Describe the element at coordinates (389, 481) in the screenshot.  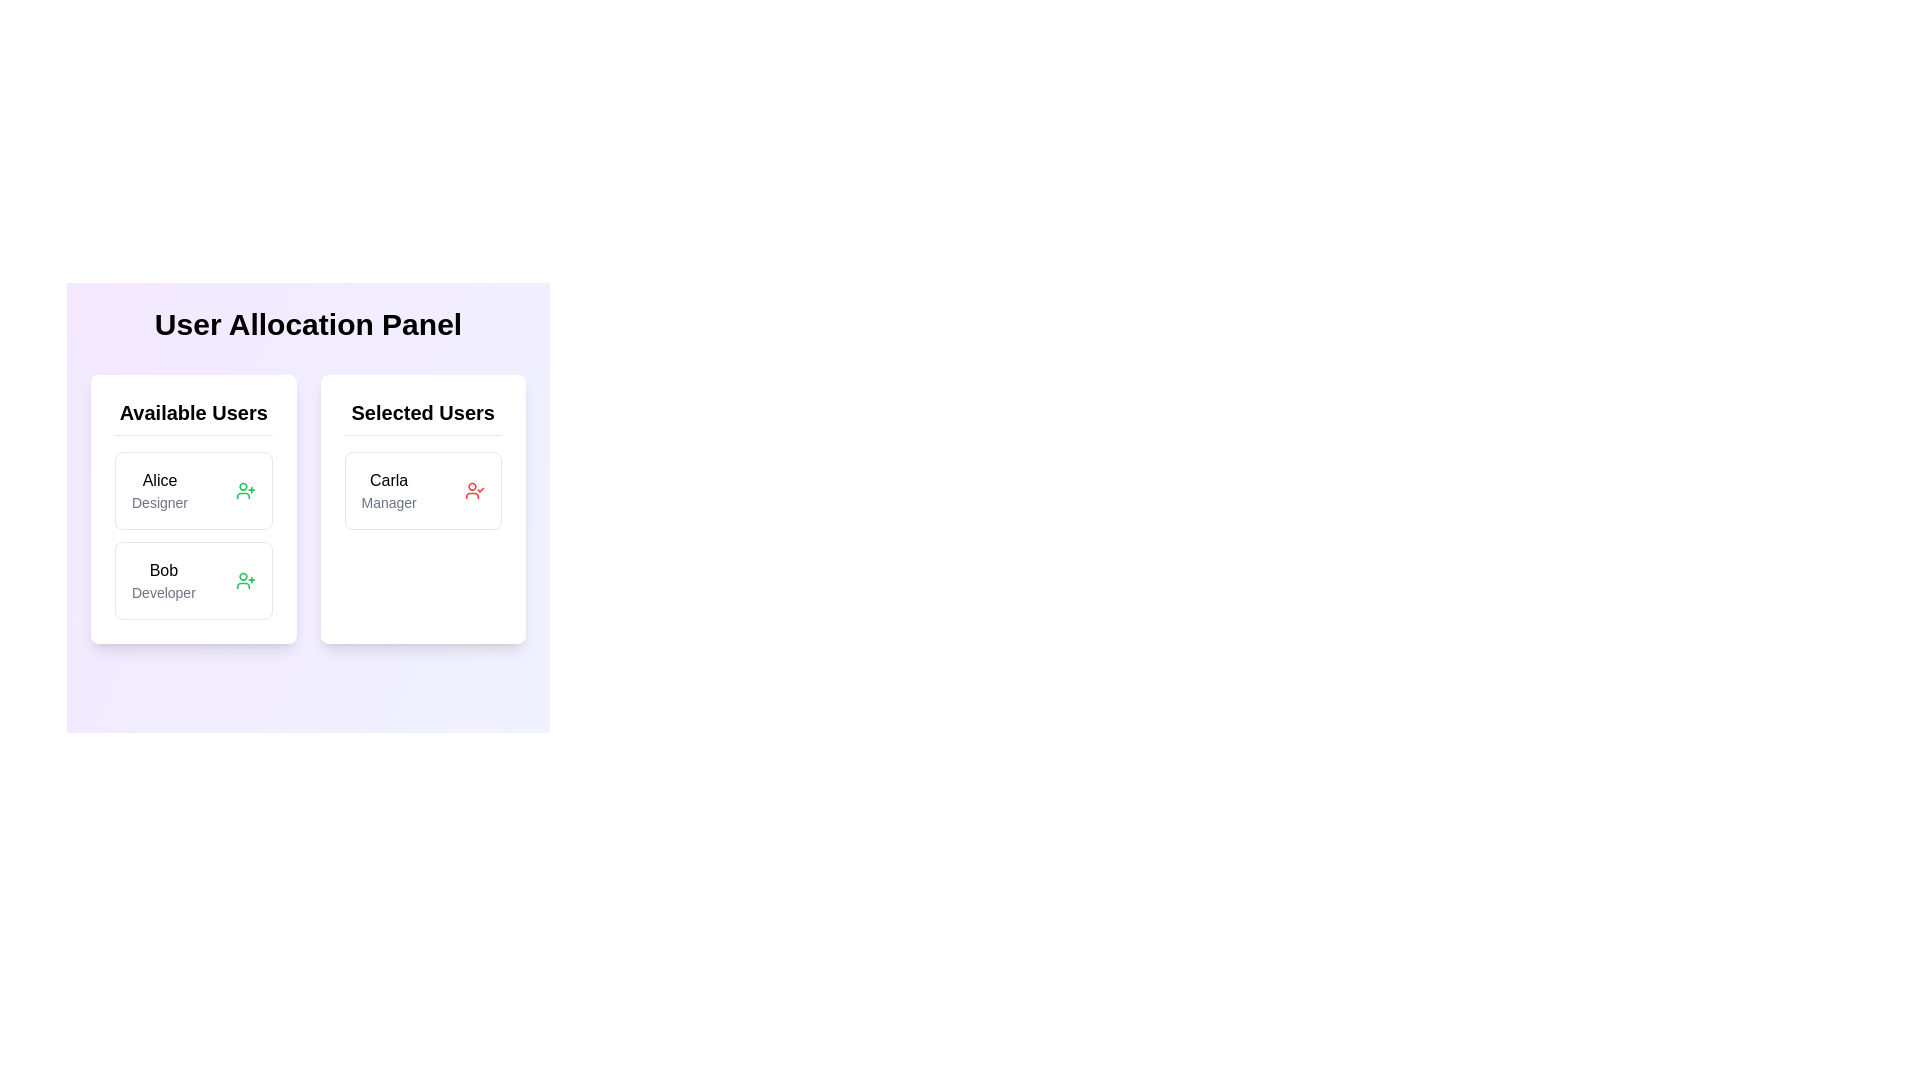
I see `label text indicating the name of the selected user, which is positioned in the 'Selected Users' column of the first card, above the 'Manager' label` at that location.